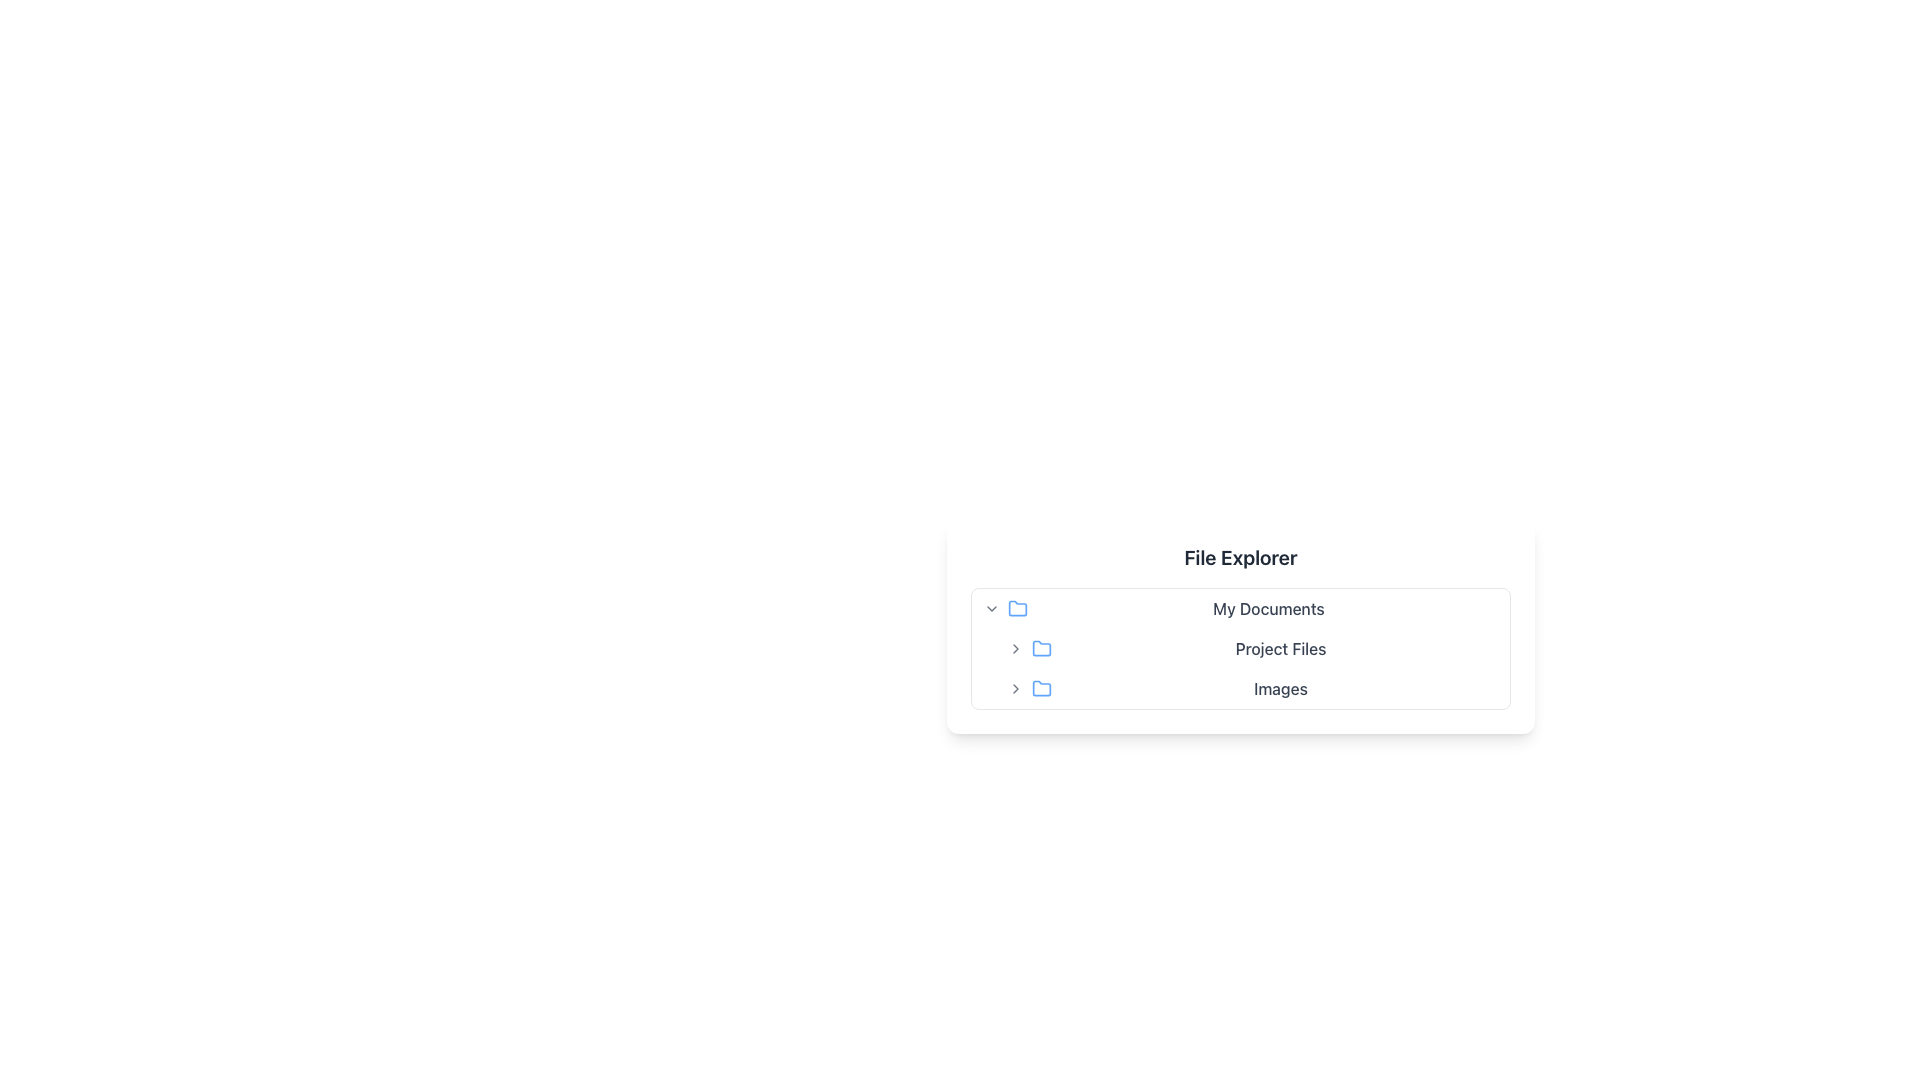  I want to click on the 'Images' folder title in the file explorer, so click(1251, 688).